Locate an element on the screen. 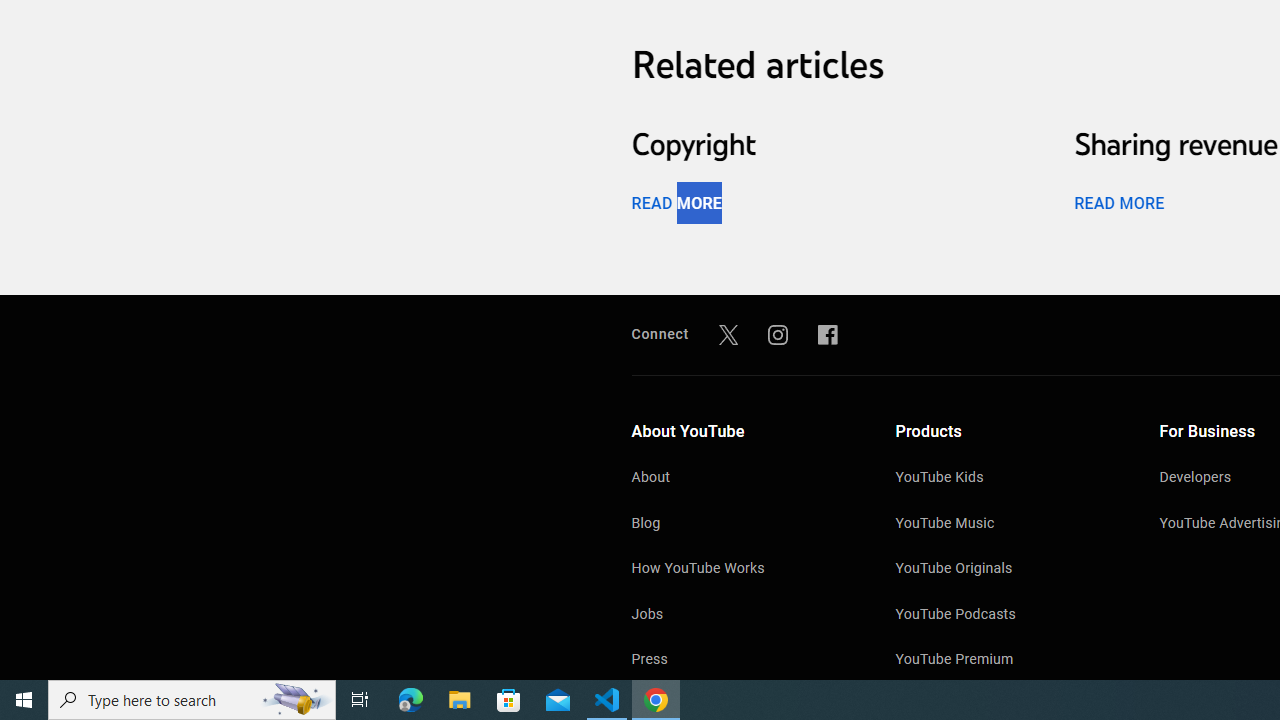 The image size is (1280, 720). 'YouTube Premium' is located at coordinates (1007, 661).